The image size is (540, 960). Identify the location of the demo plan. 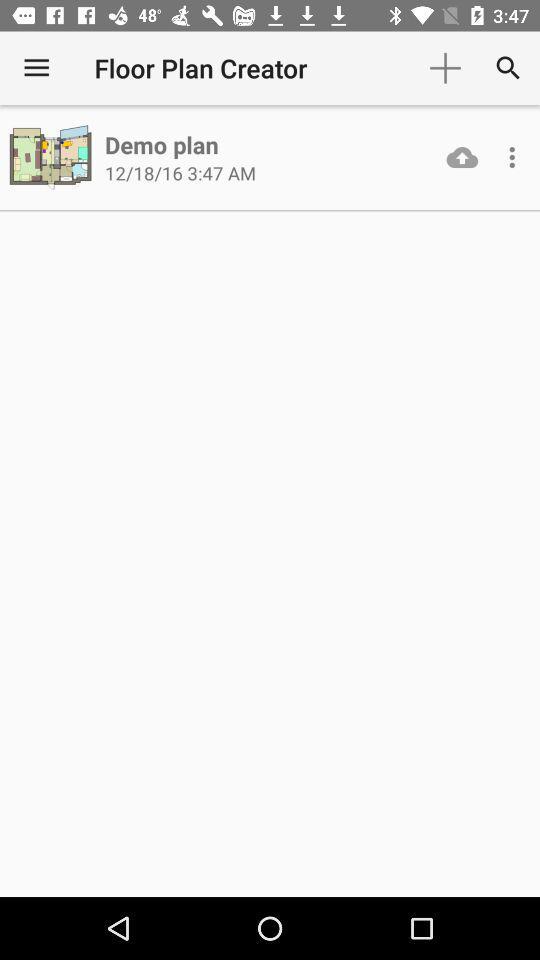
(160, 143).